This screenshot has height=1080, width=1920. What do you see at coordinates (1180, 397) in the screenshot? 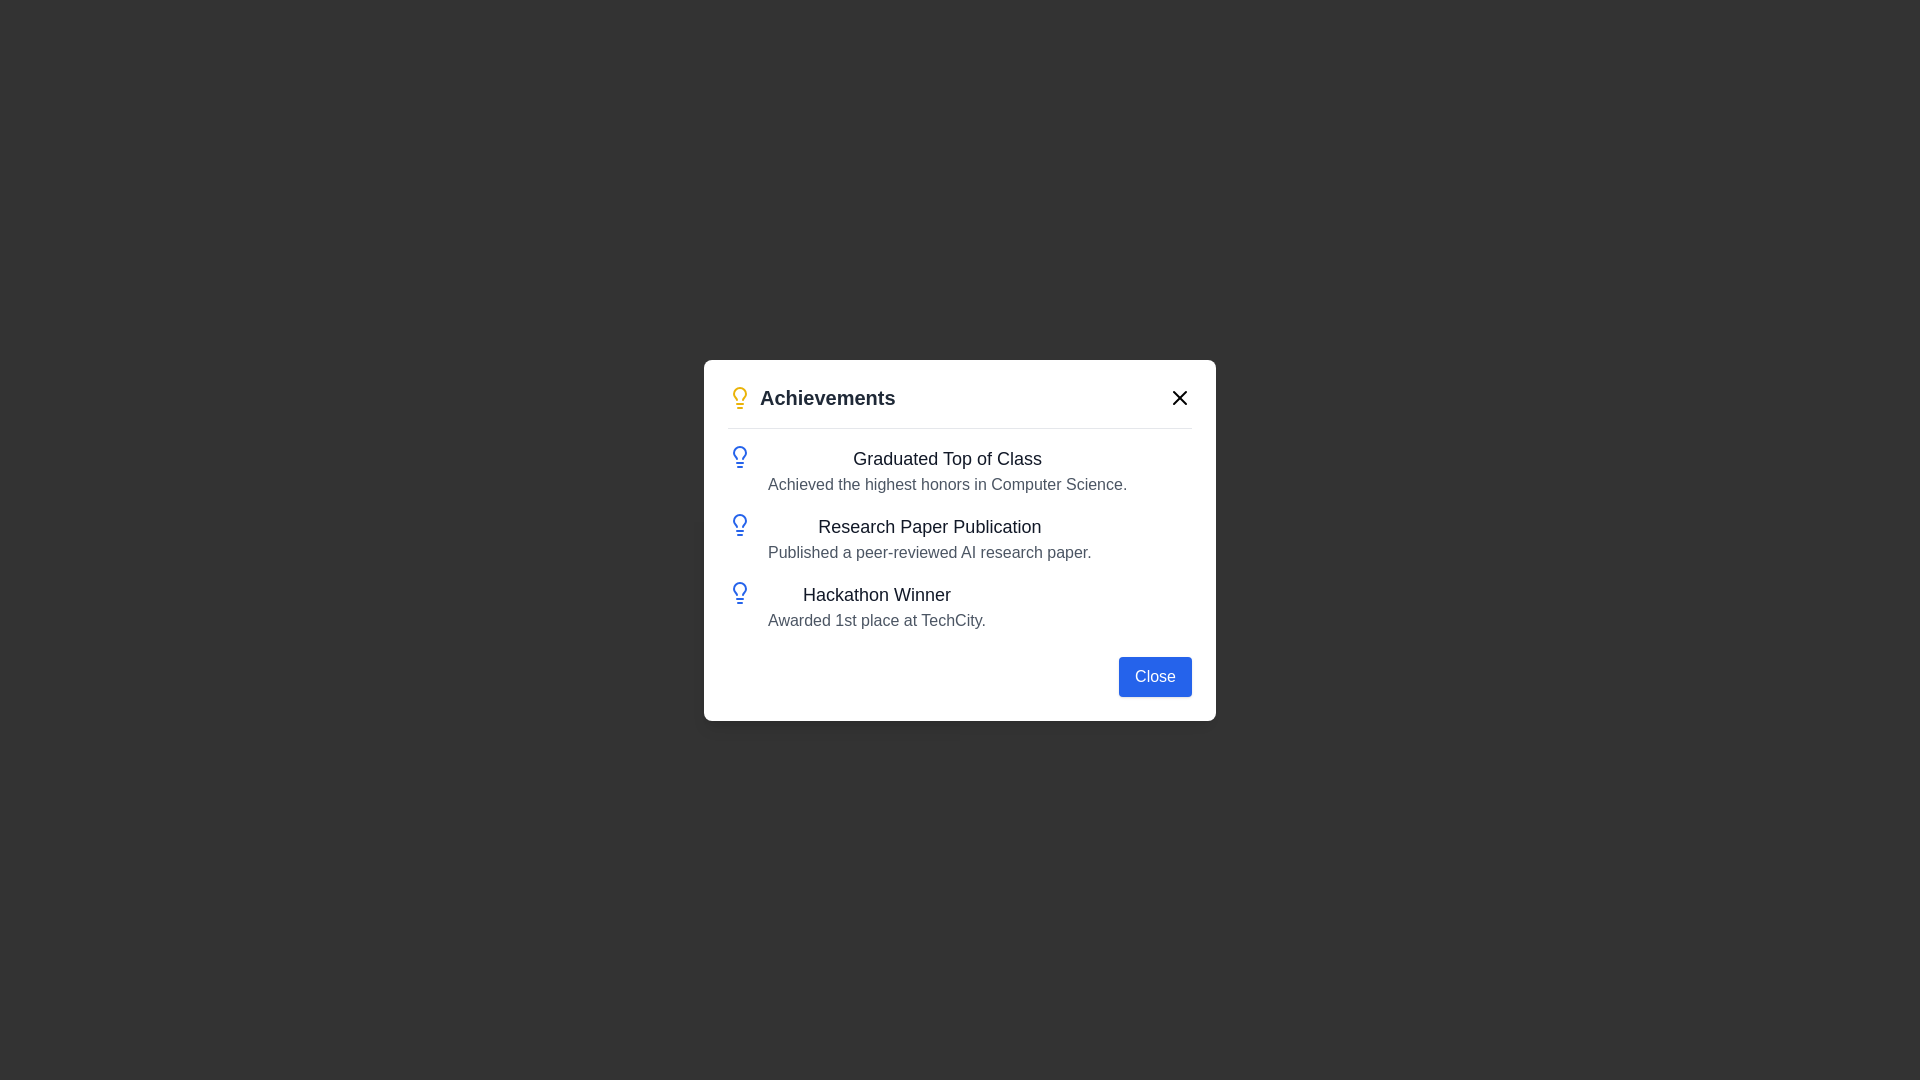
I see `the close button icon located at the top right corner of the 'Achievements' modal dialog to change its color` at bounding box center [1180, 397].